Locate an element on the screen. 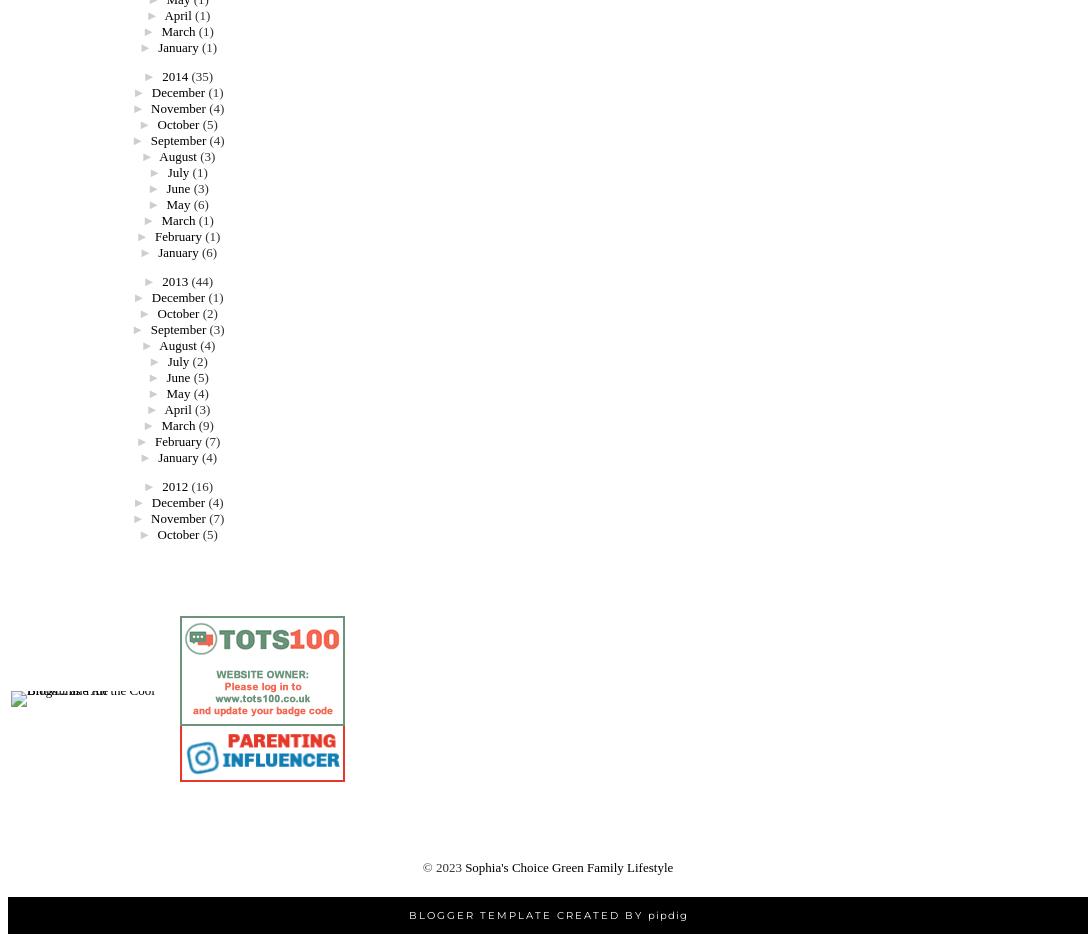 The width and height of the screenshot is (1088, 942). 'Blogger Template Created by' is located at coordinates (526, 913).